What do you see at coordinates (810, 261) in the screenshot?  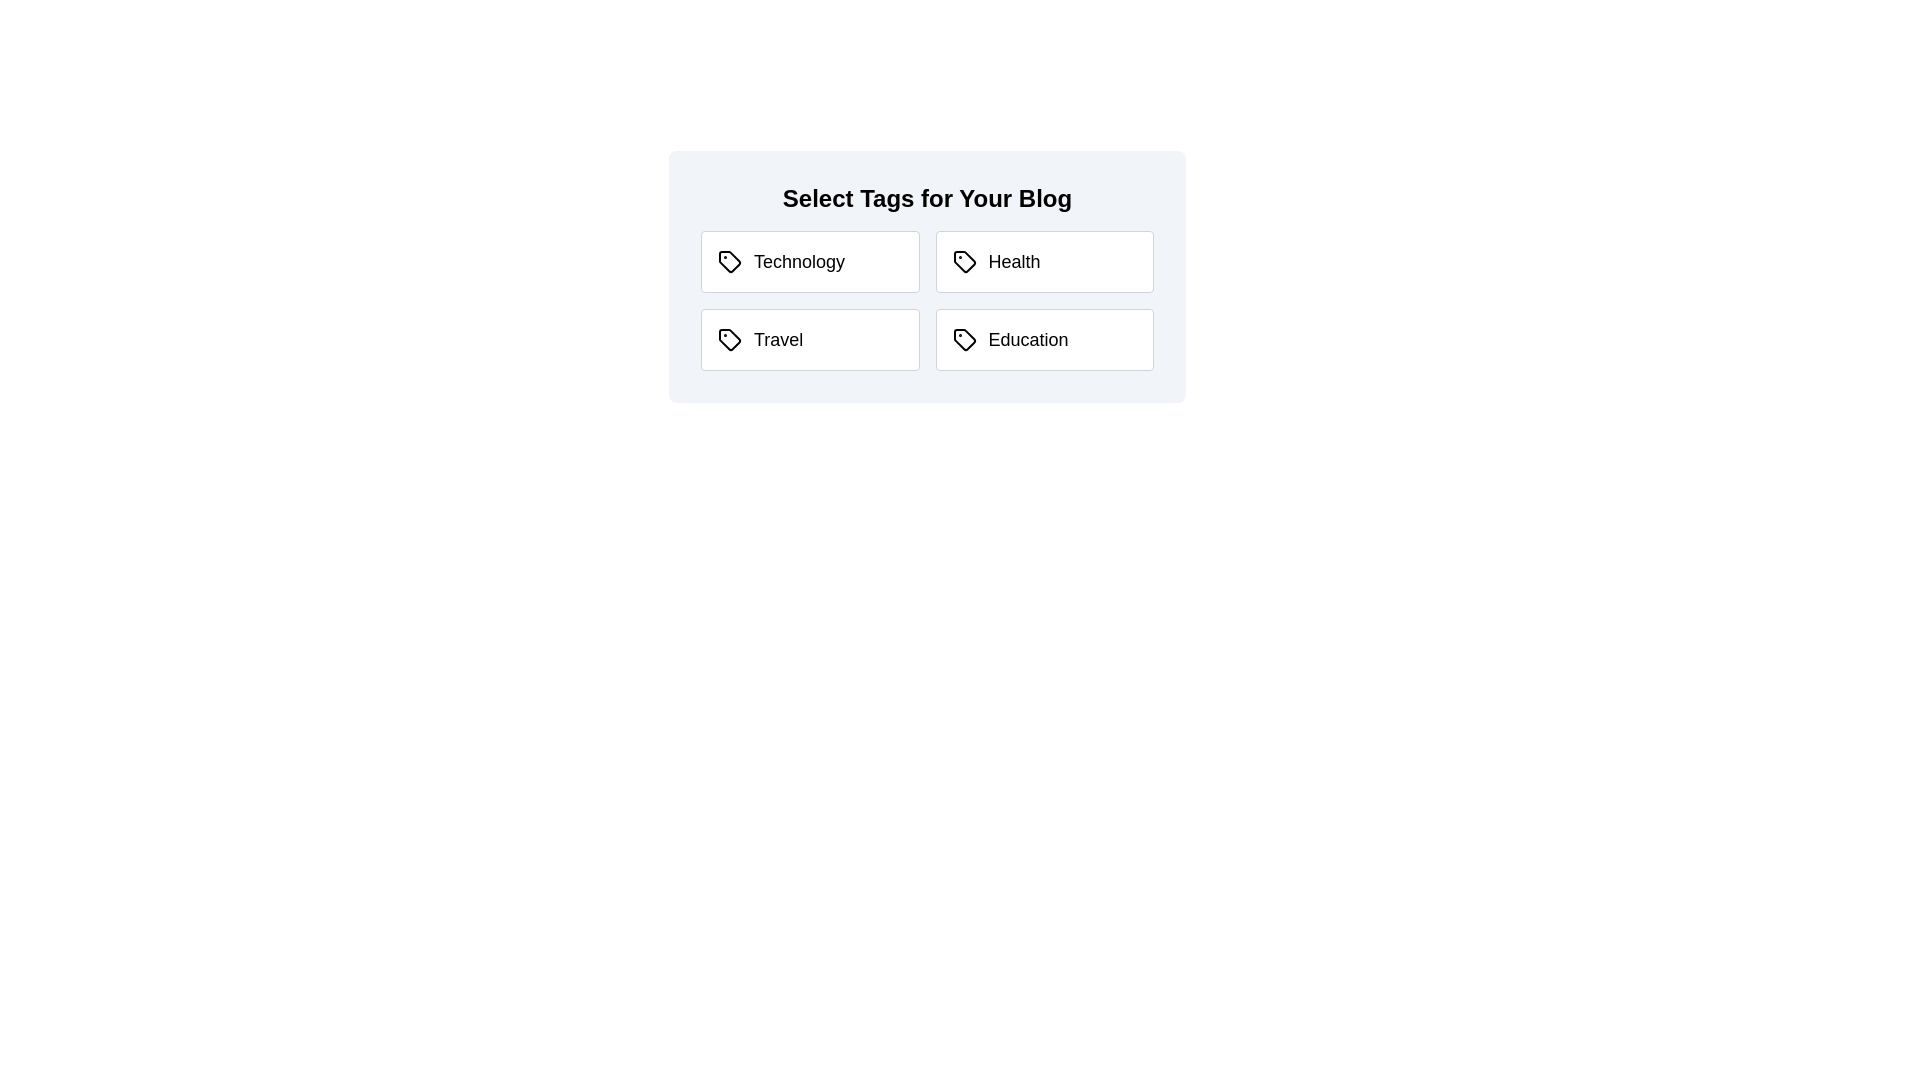 I see `the tag labeled Technology to observe the visual feedback` at bounding box center [810, 261].